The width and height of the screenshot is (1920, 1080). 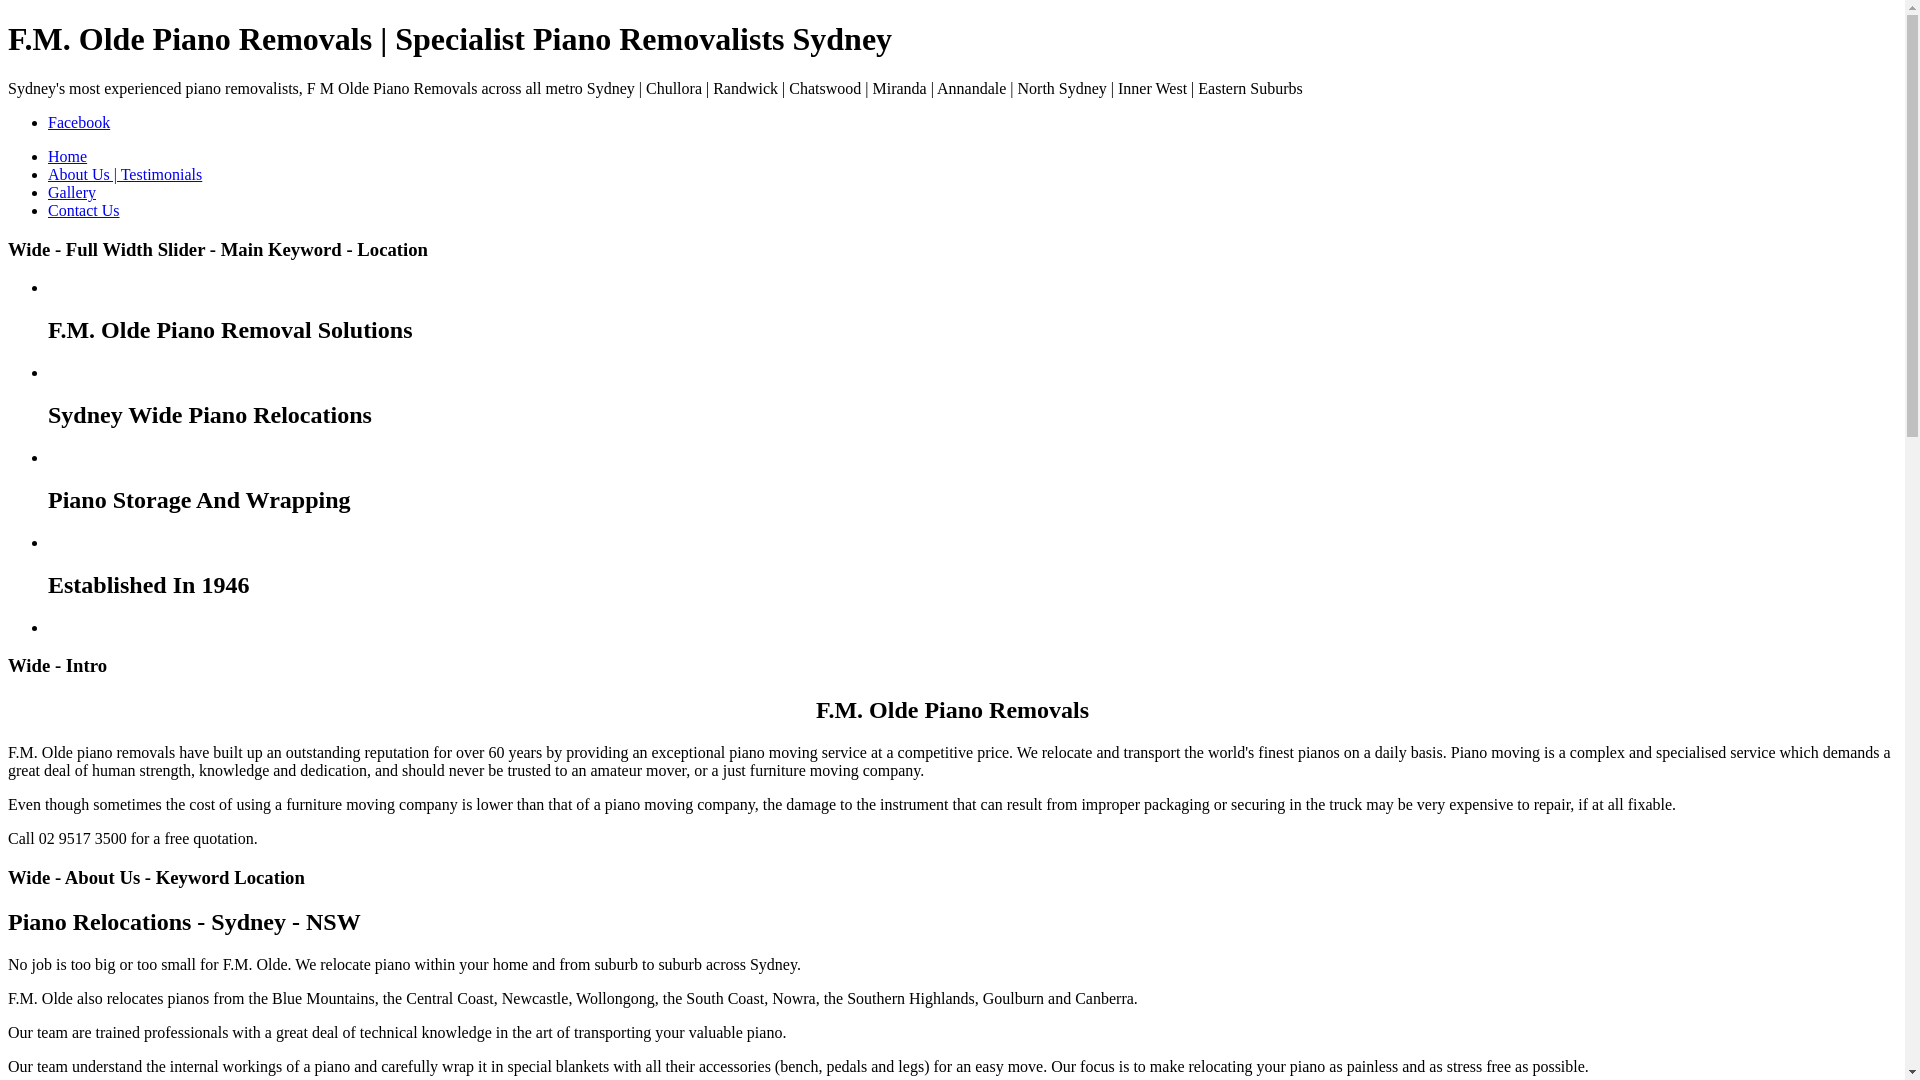 What do you see at coordinates (67, 155) in the screenshot?
I see `'Home'` at bounding box center [67, 155].